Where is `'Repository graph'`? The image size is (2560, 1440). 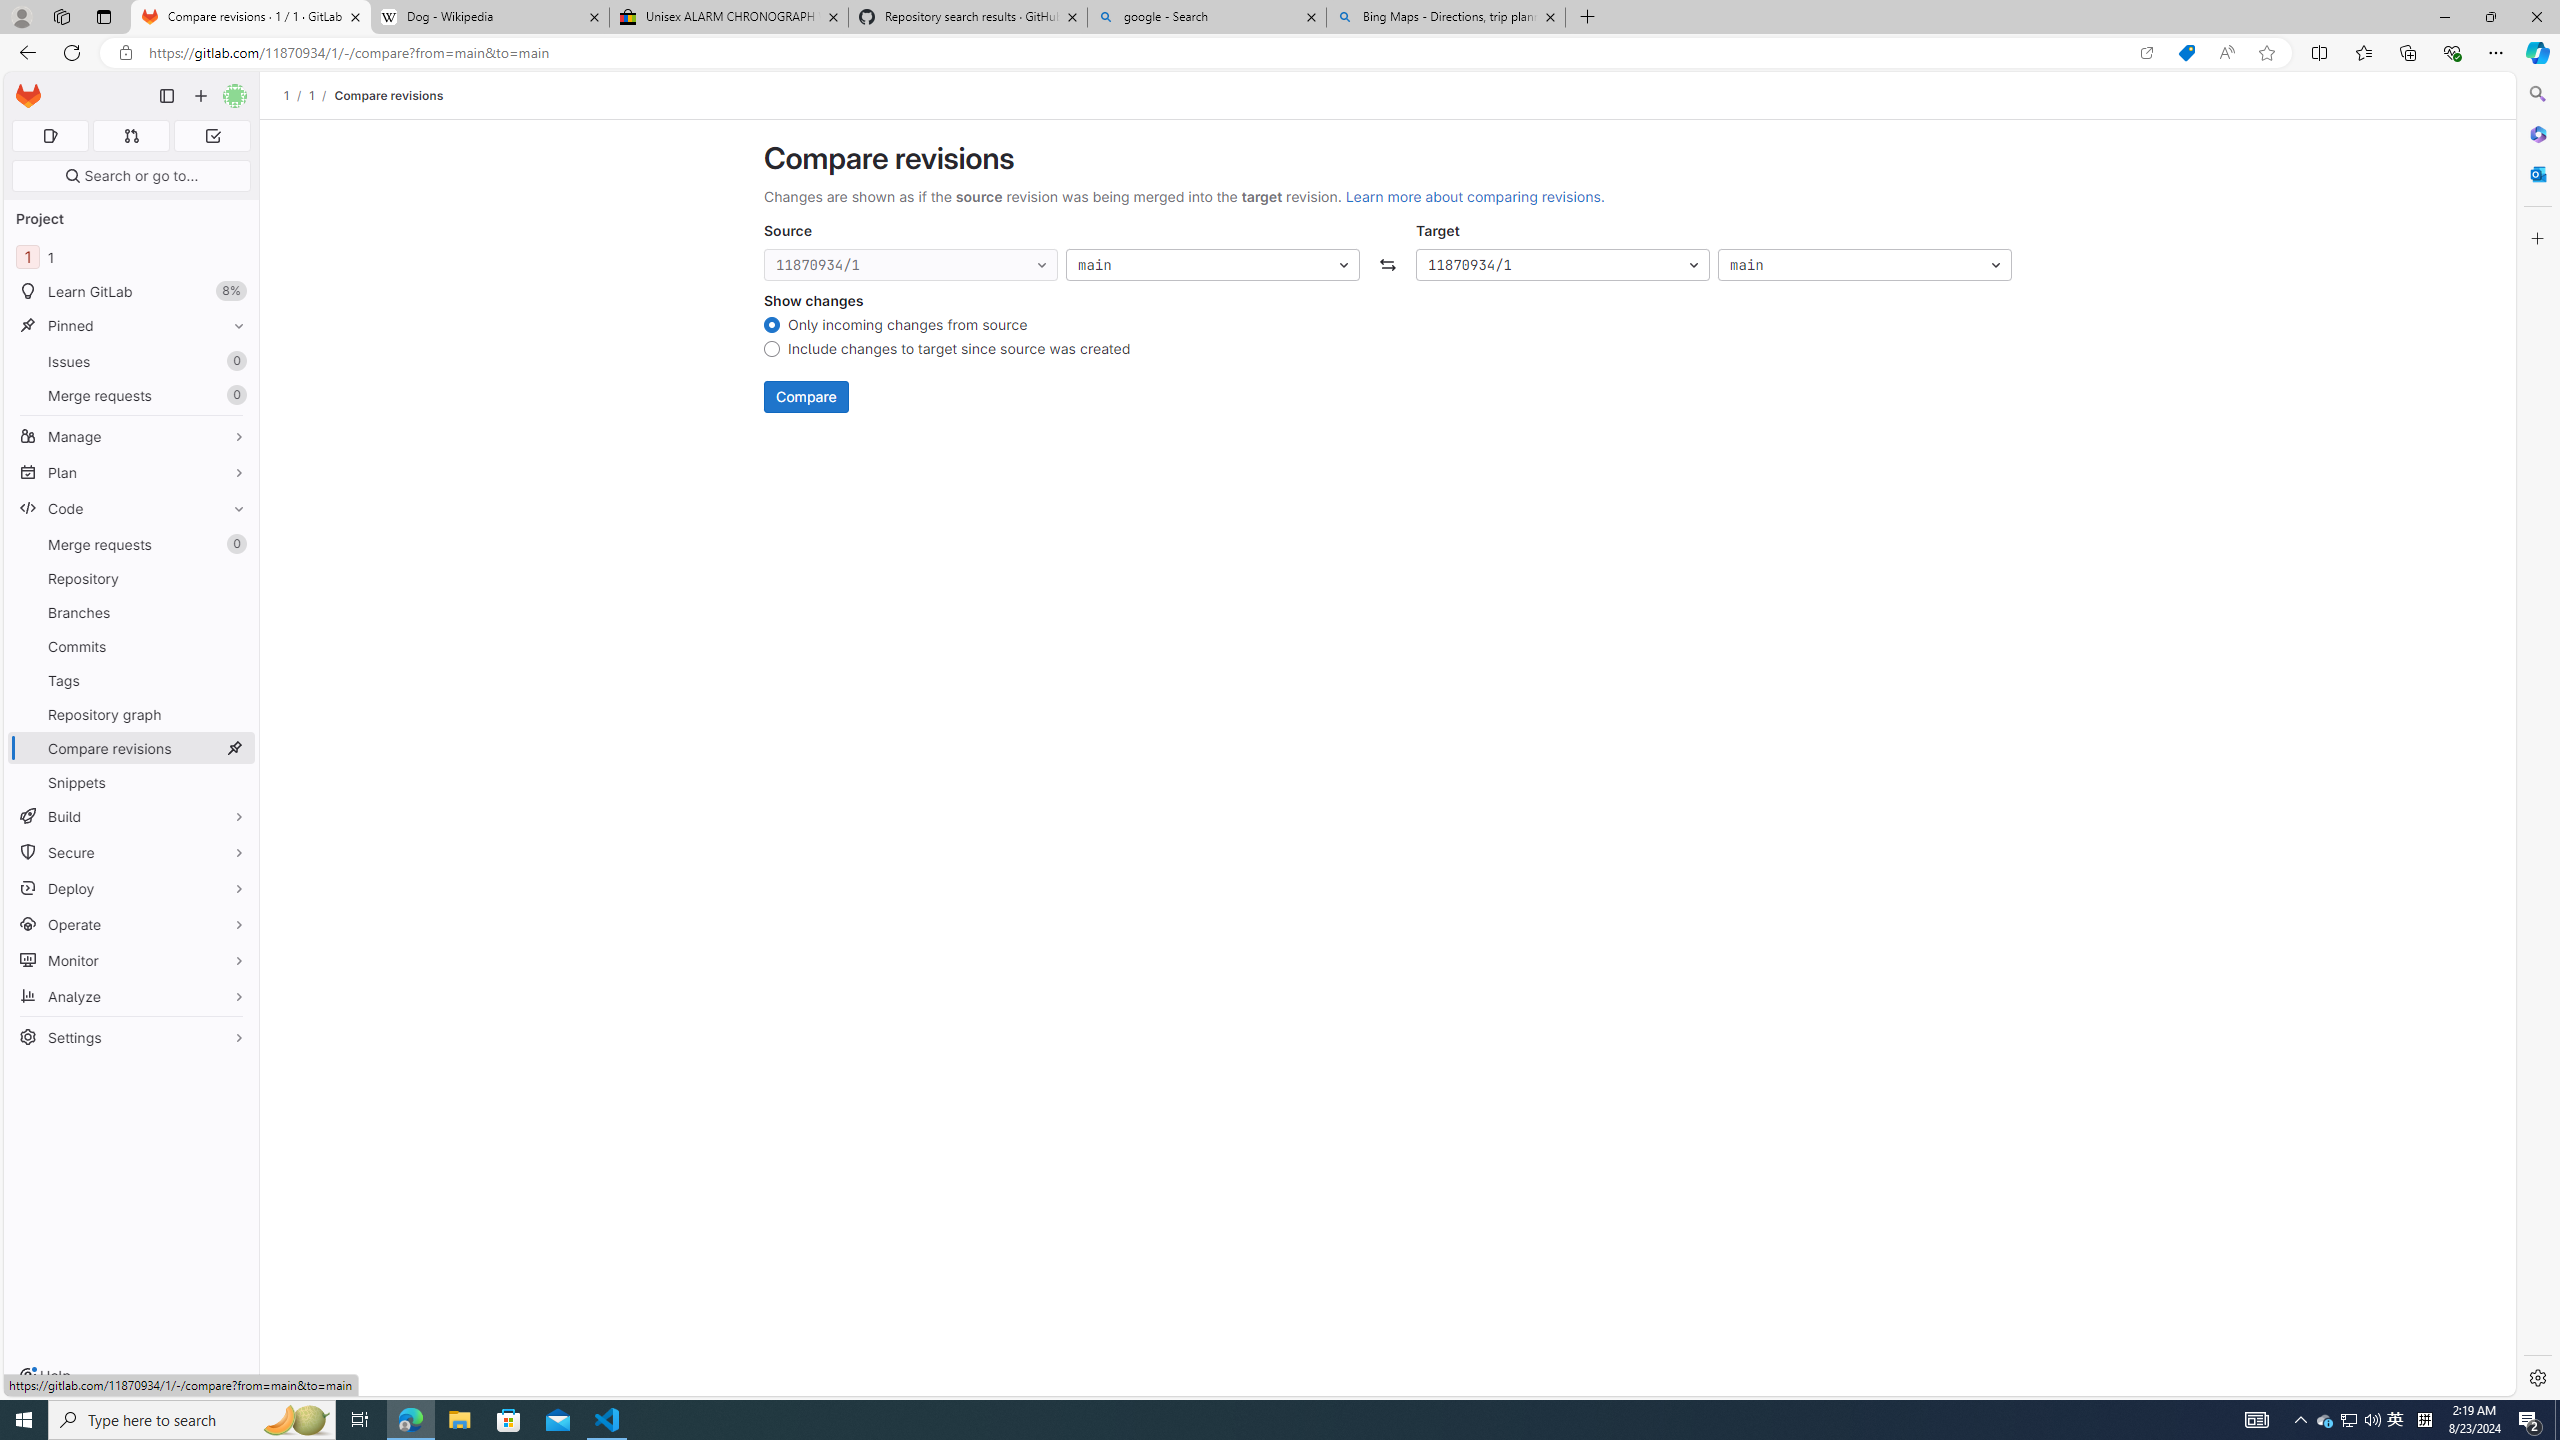 'Repository graph' is located at coordinates (130, 713).